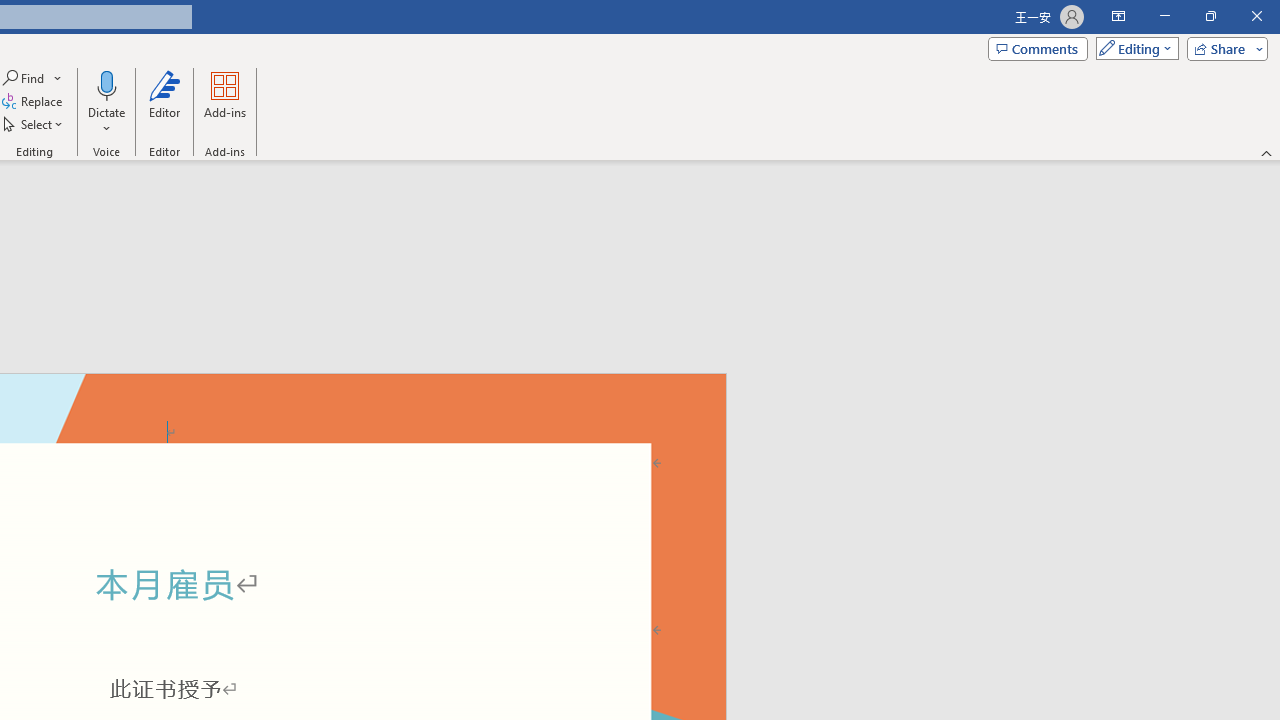  What do you see at coordinates (1209, 16) in the screenshot?
I see `'Restore Down'` at bounding box center [1209, 16].